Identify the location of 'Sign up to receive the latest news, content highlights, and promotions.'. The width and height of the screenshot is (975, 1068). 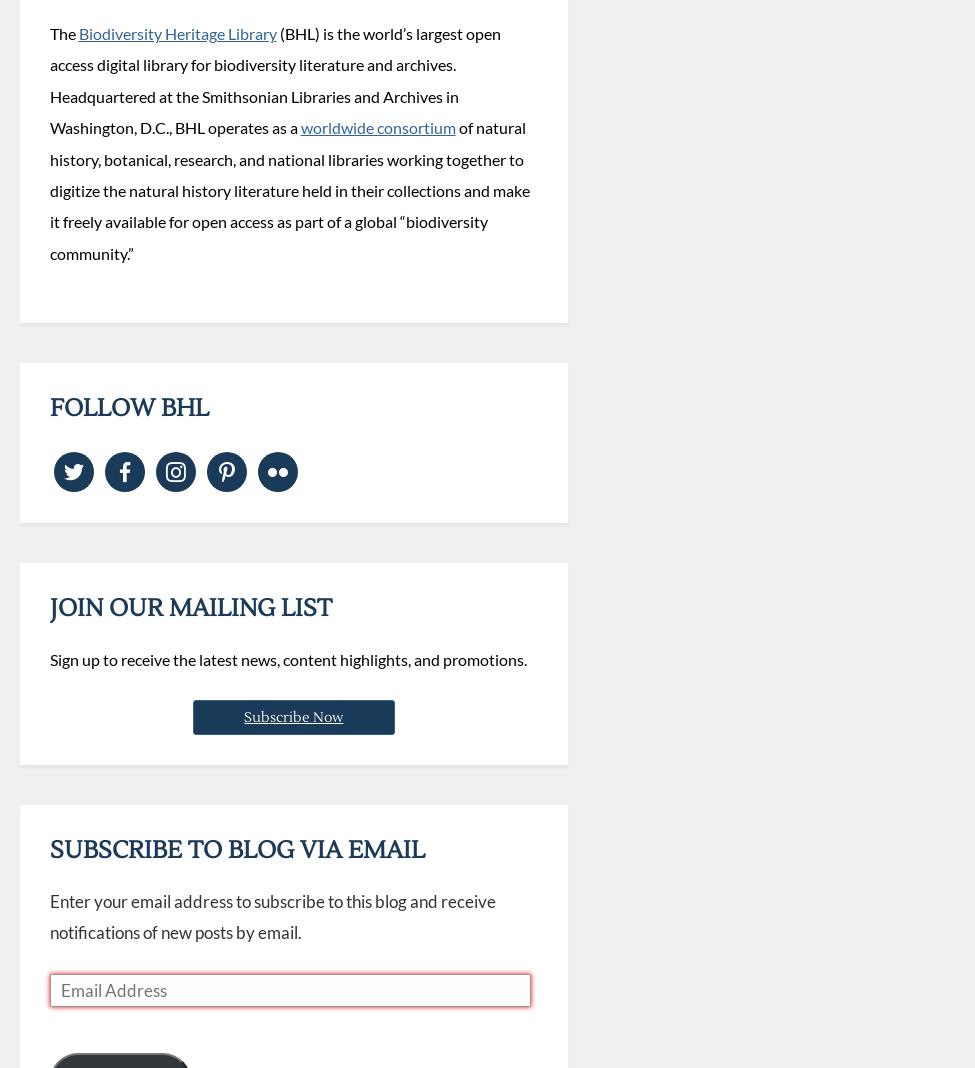
(287, 658).